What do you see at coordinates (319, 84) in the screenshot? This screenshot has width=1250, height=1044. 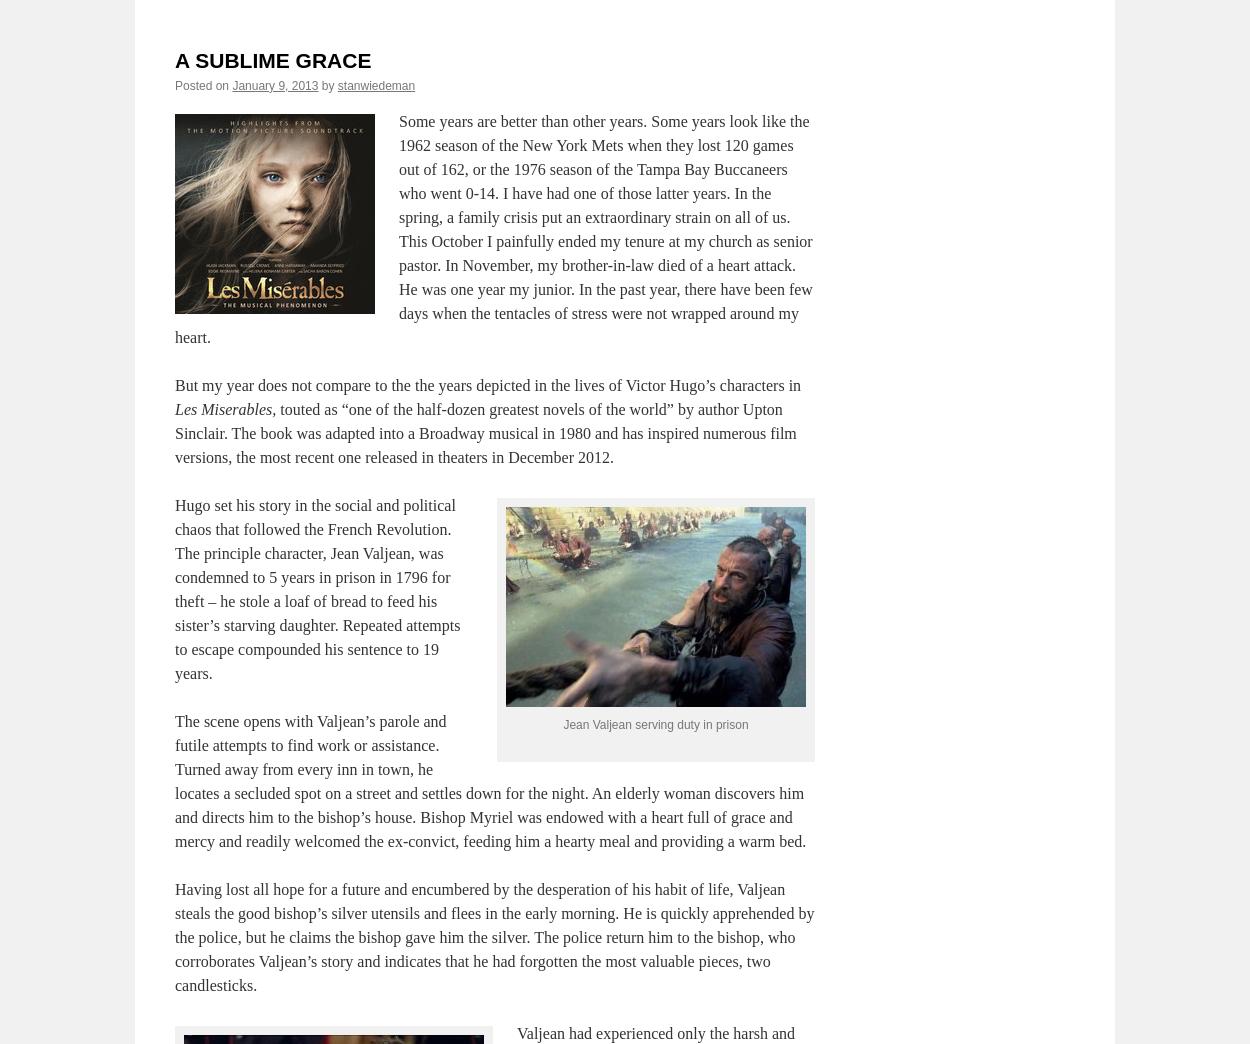 I see `'by'` at bounding box center [319, 84].